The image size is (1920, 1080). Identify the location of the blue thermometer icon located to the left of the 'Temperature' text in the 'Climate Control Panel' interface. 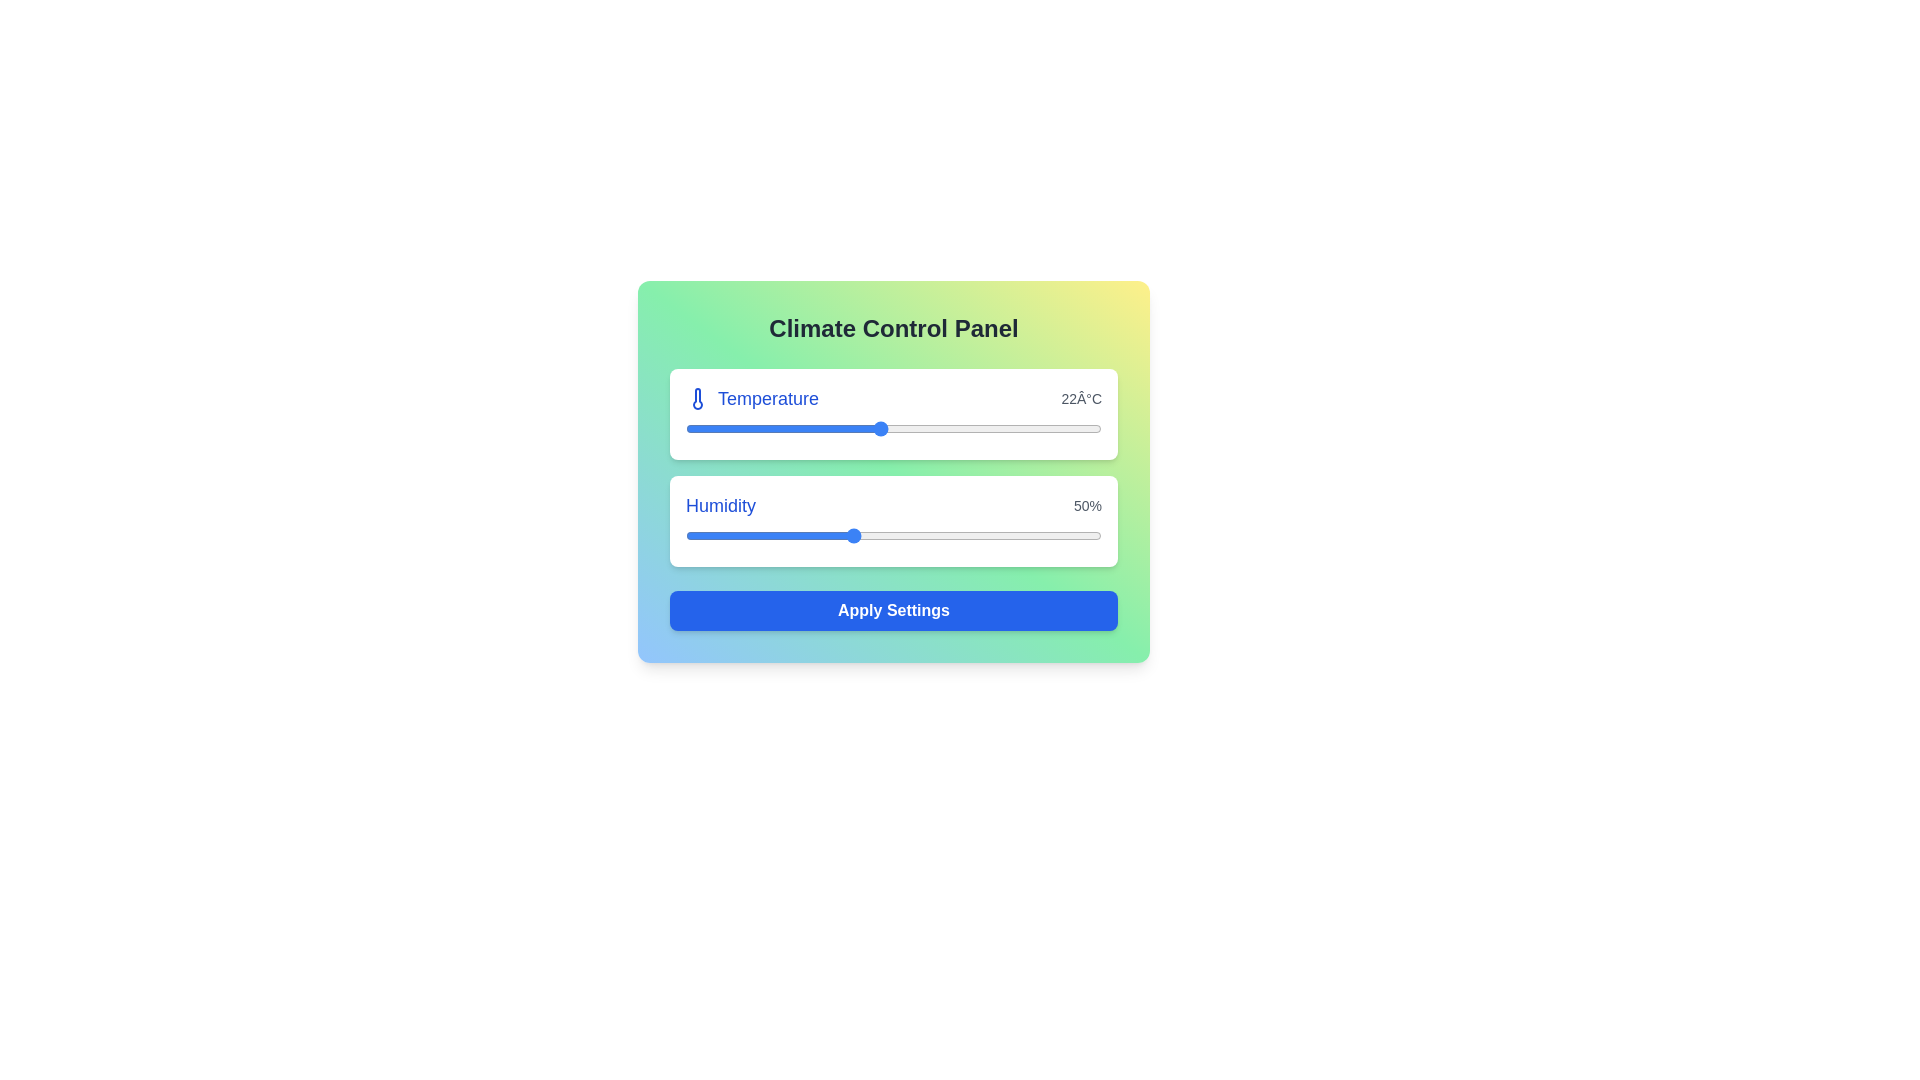
(697, 398).